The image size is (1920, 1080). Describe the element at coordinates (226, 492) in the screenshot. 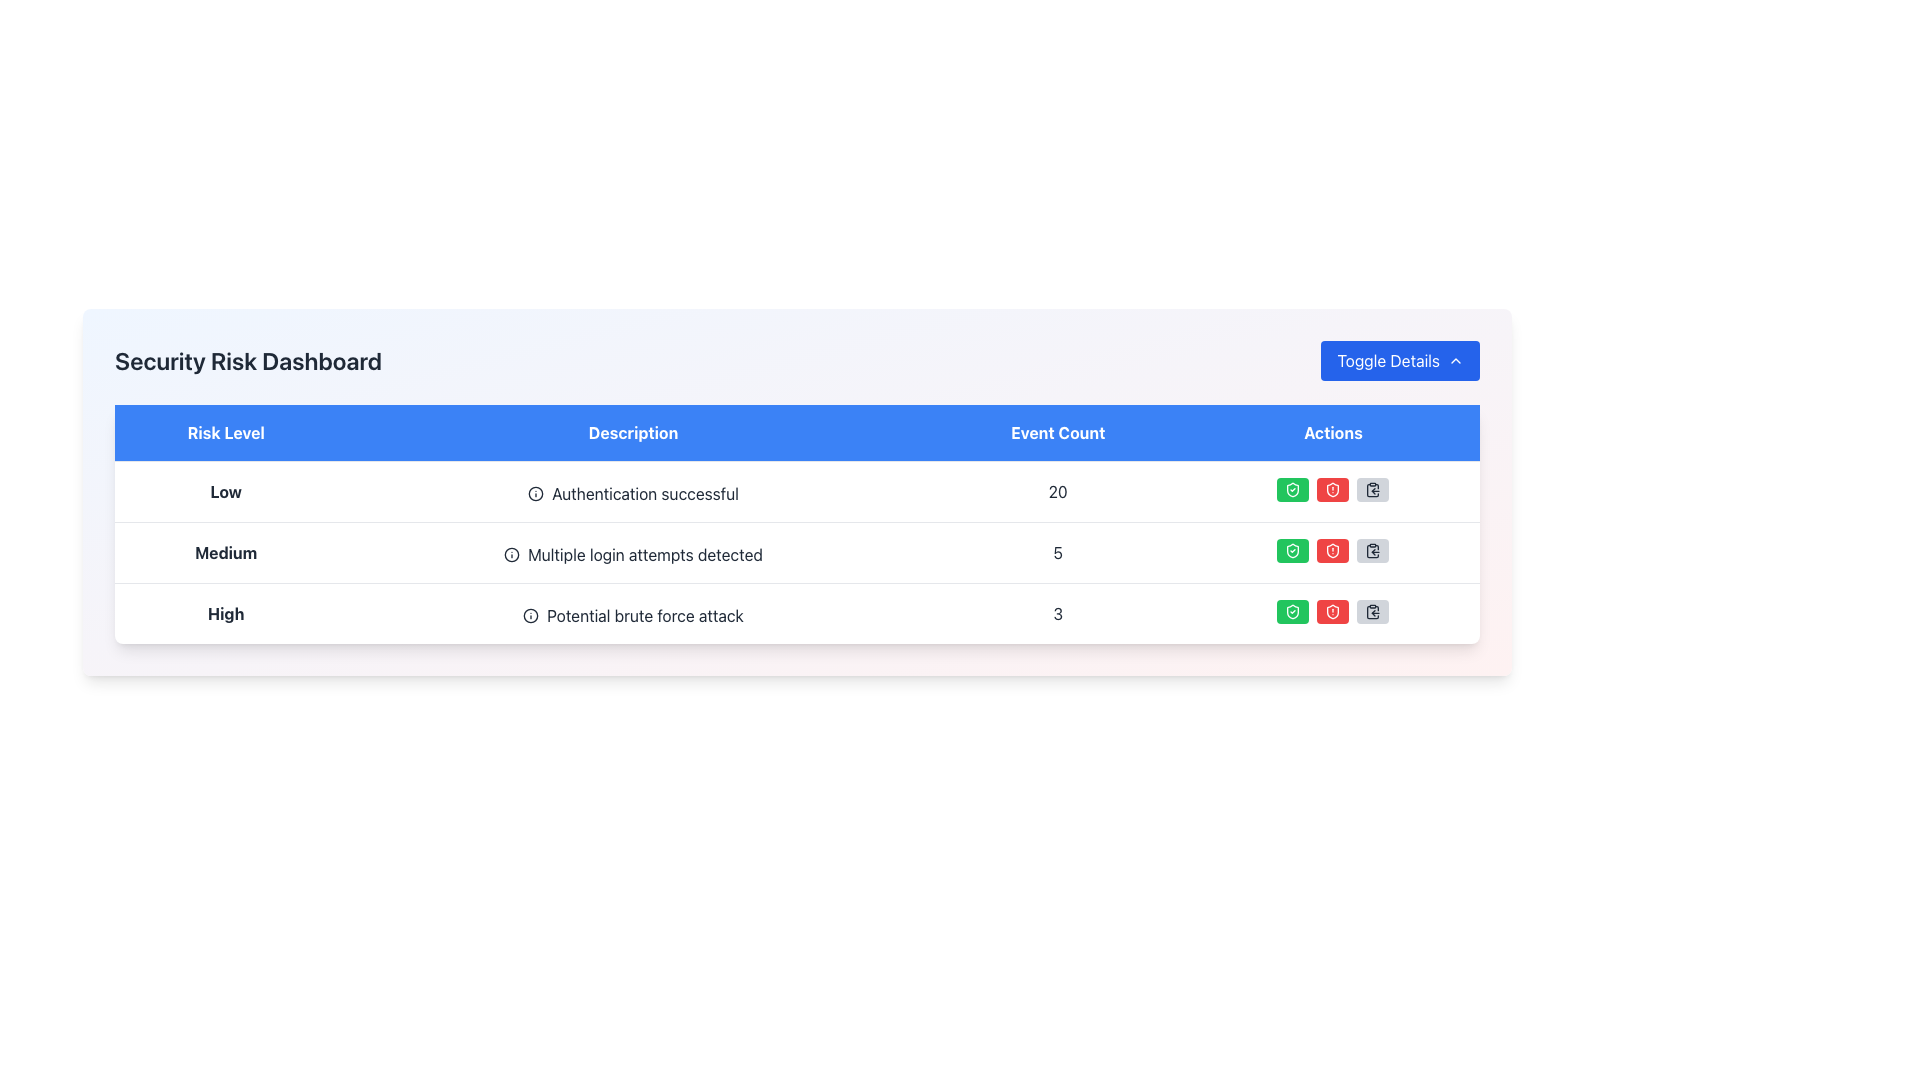

I see `text label indicating the risk level located in the leftmost column of the data table under the 'Risk Level' header, specifically in the first row next to 'Authentication successful' with the value '20'` at that location.